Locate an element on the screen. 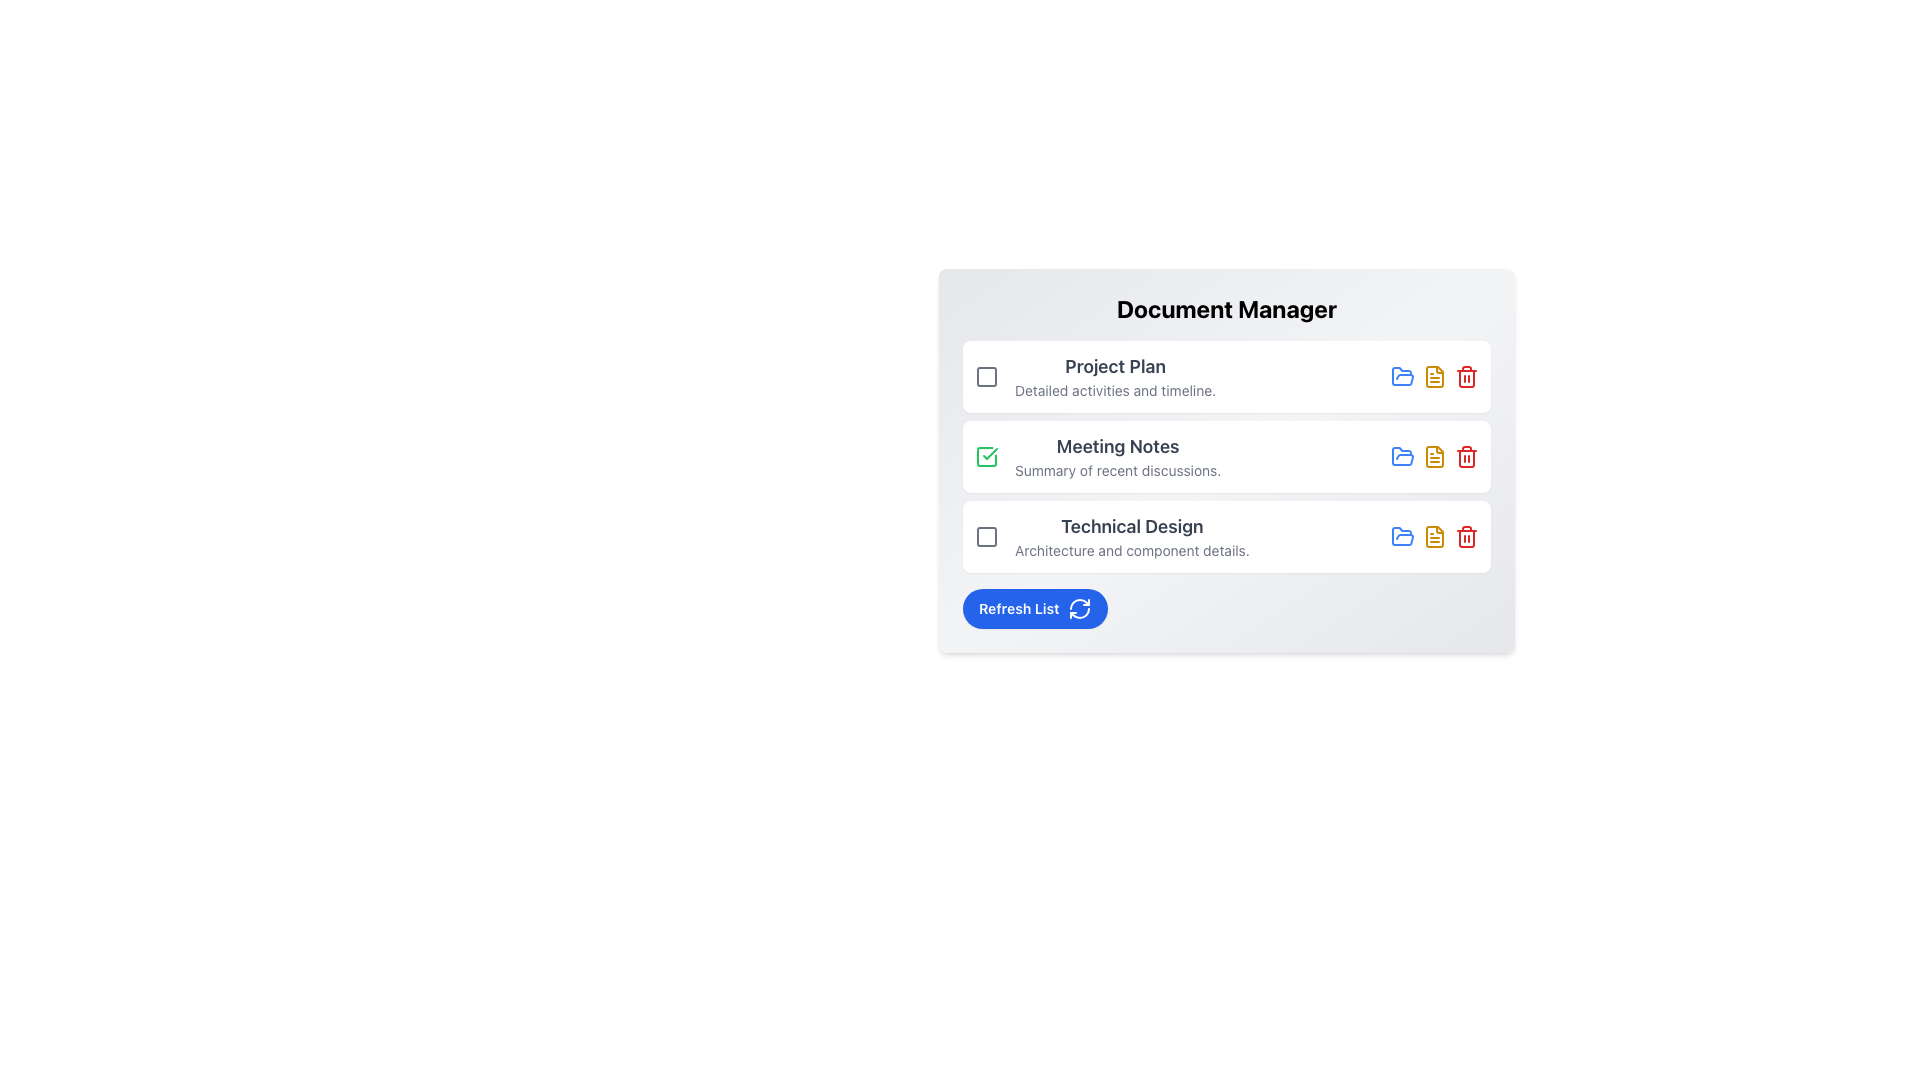 The width and height of the screenshot is (1920, 1080). the SVG folder icon in the Document Manager interface is located at coordinates (1401, 377).